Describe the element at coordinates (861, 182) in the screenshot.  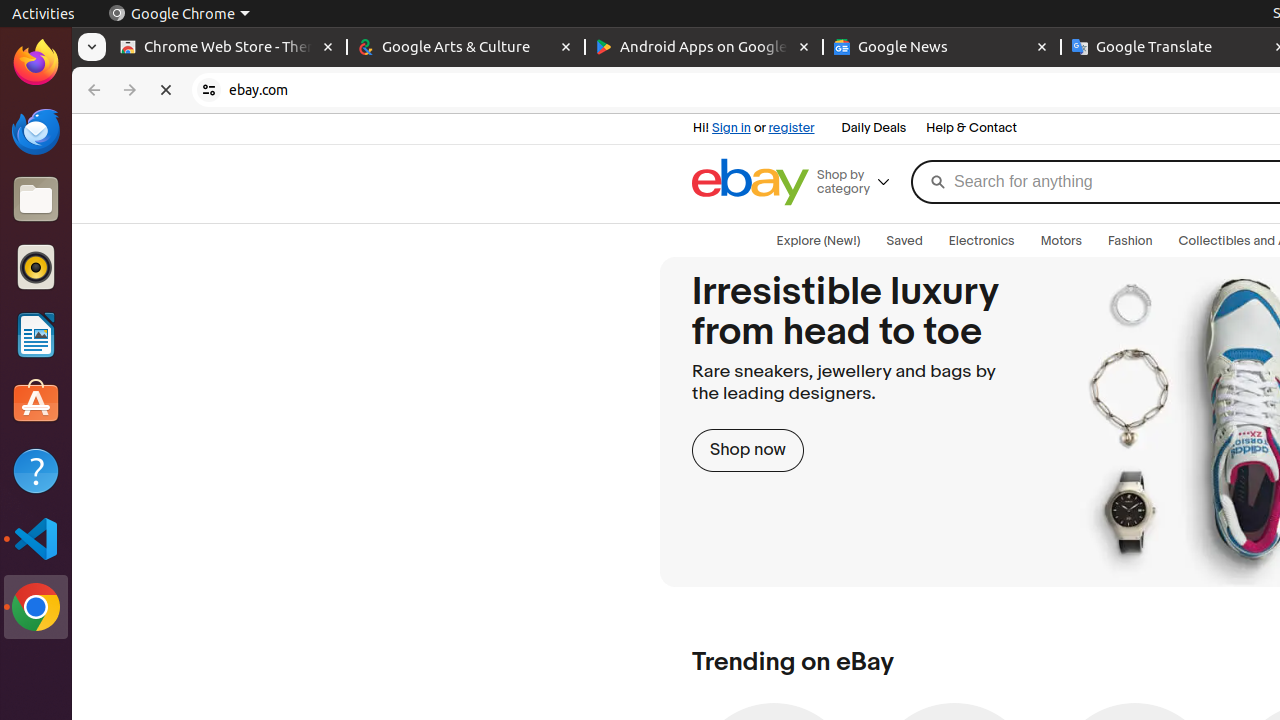
I see `'Shop by category'` at that location.